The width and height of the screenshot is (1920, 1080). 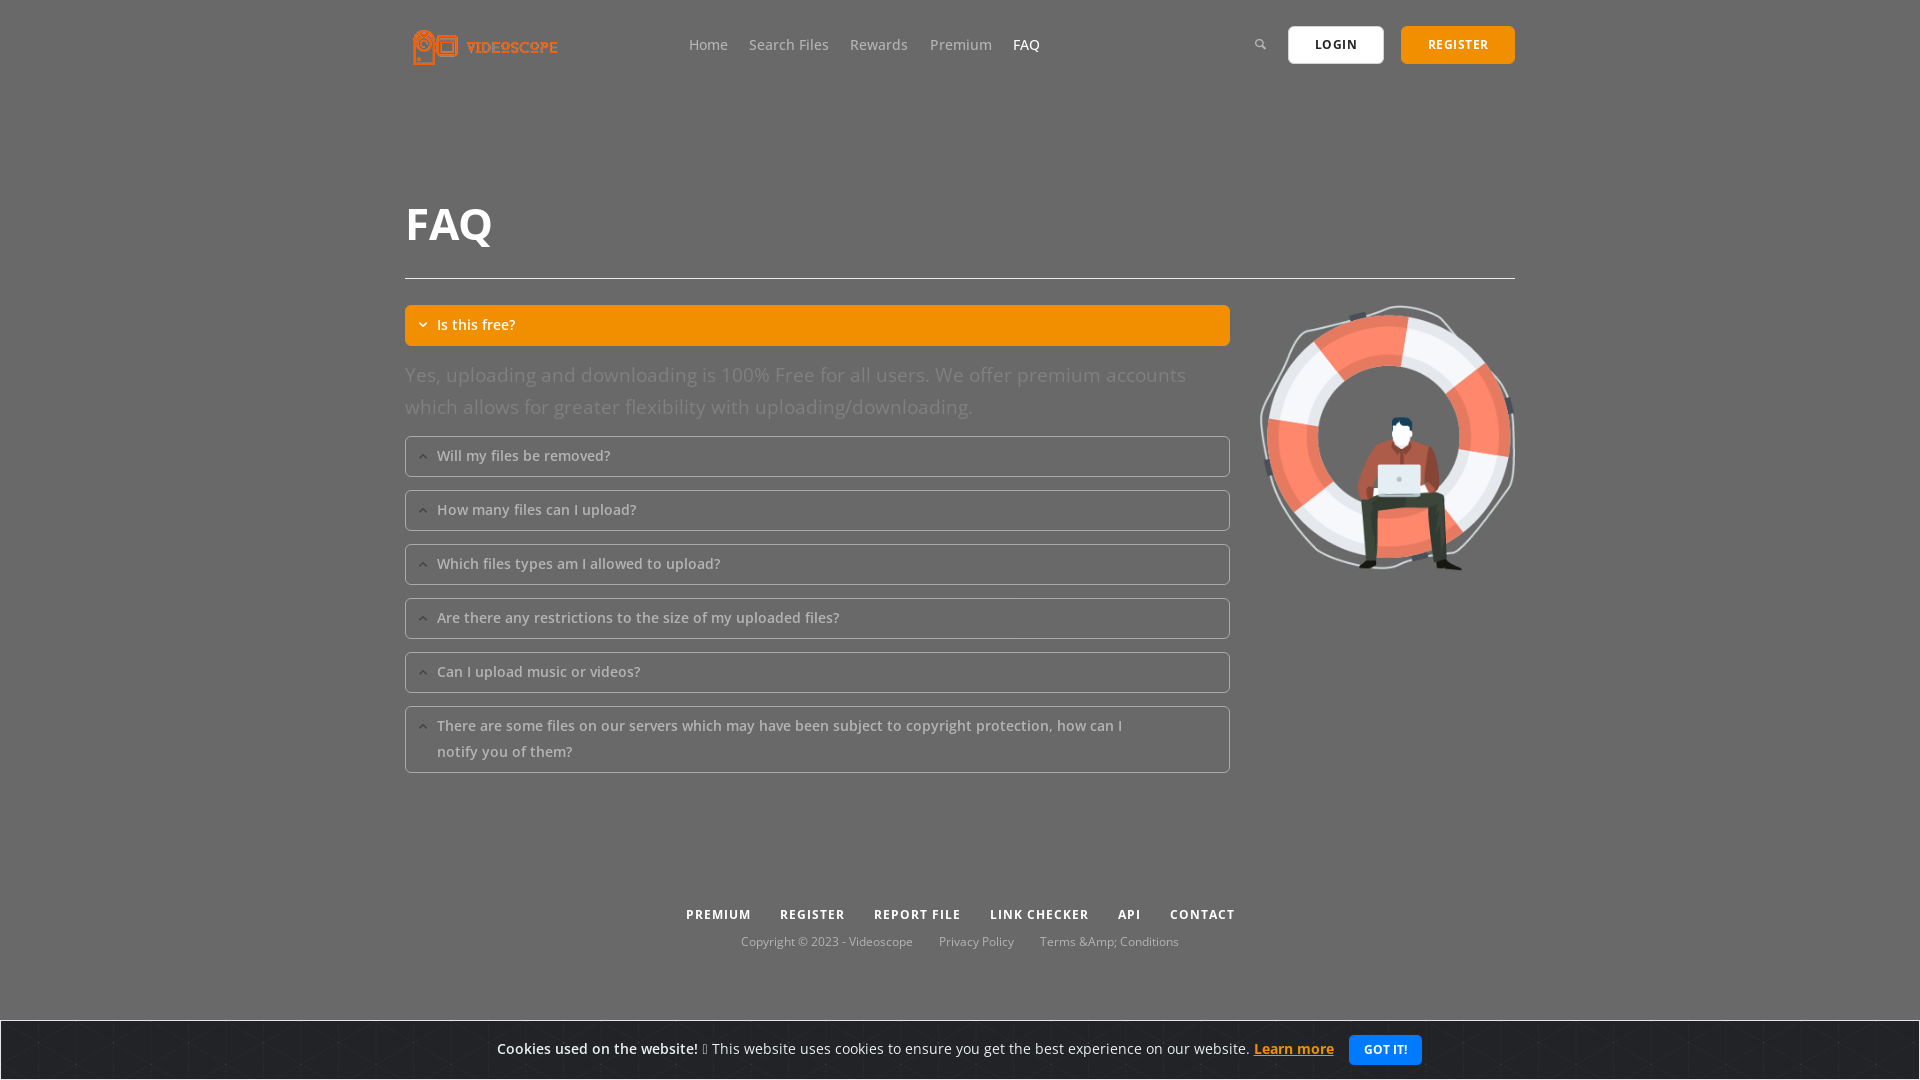 What do you see at coordinates (708, 44) in the screenshot?
I see `'Home'` at bounding box center [708, 44].